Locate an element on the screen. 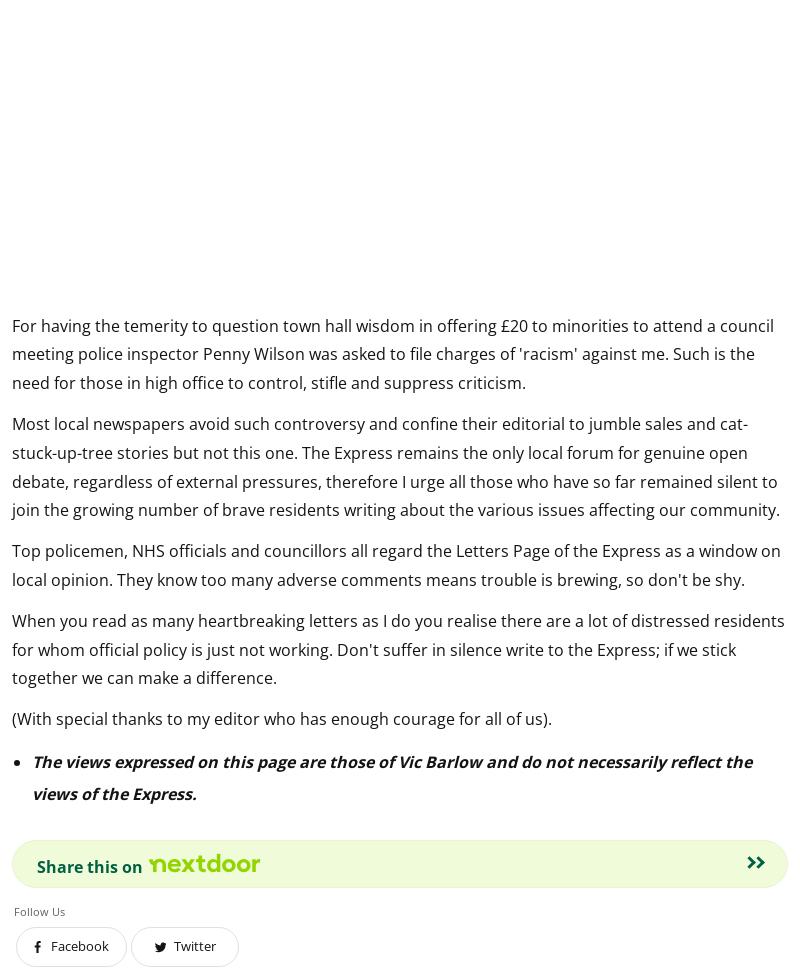  'Twitter' is located at coordinates (194, 945).